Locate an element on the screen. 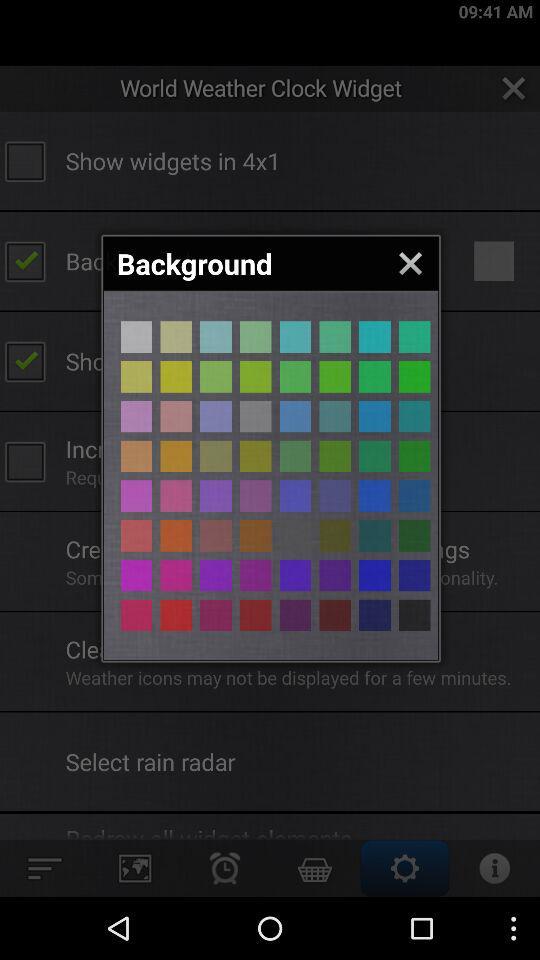 Image resolution: width=540 pixels, height=960 pixels. the background color is located at coordinates (176, 534).